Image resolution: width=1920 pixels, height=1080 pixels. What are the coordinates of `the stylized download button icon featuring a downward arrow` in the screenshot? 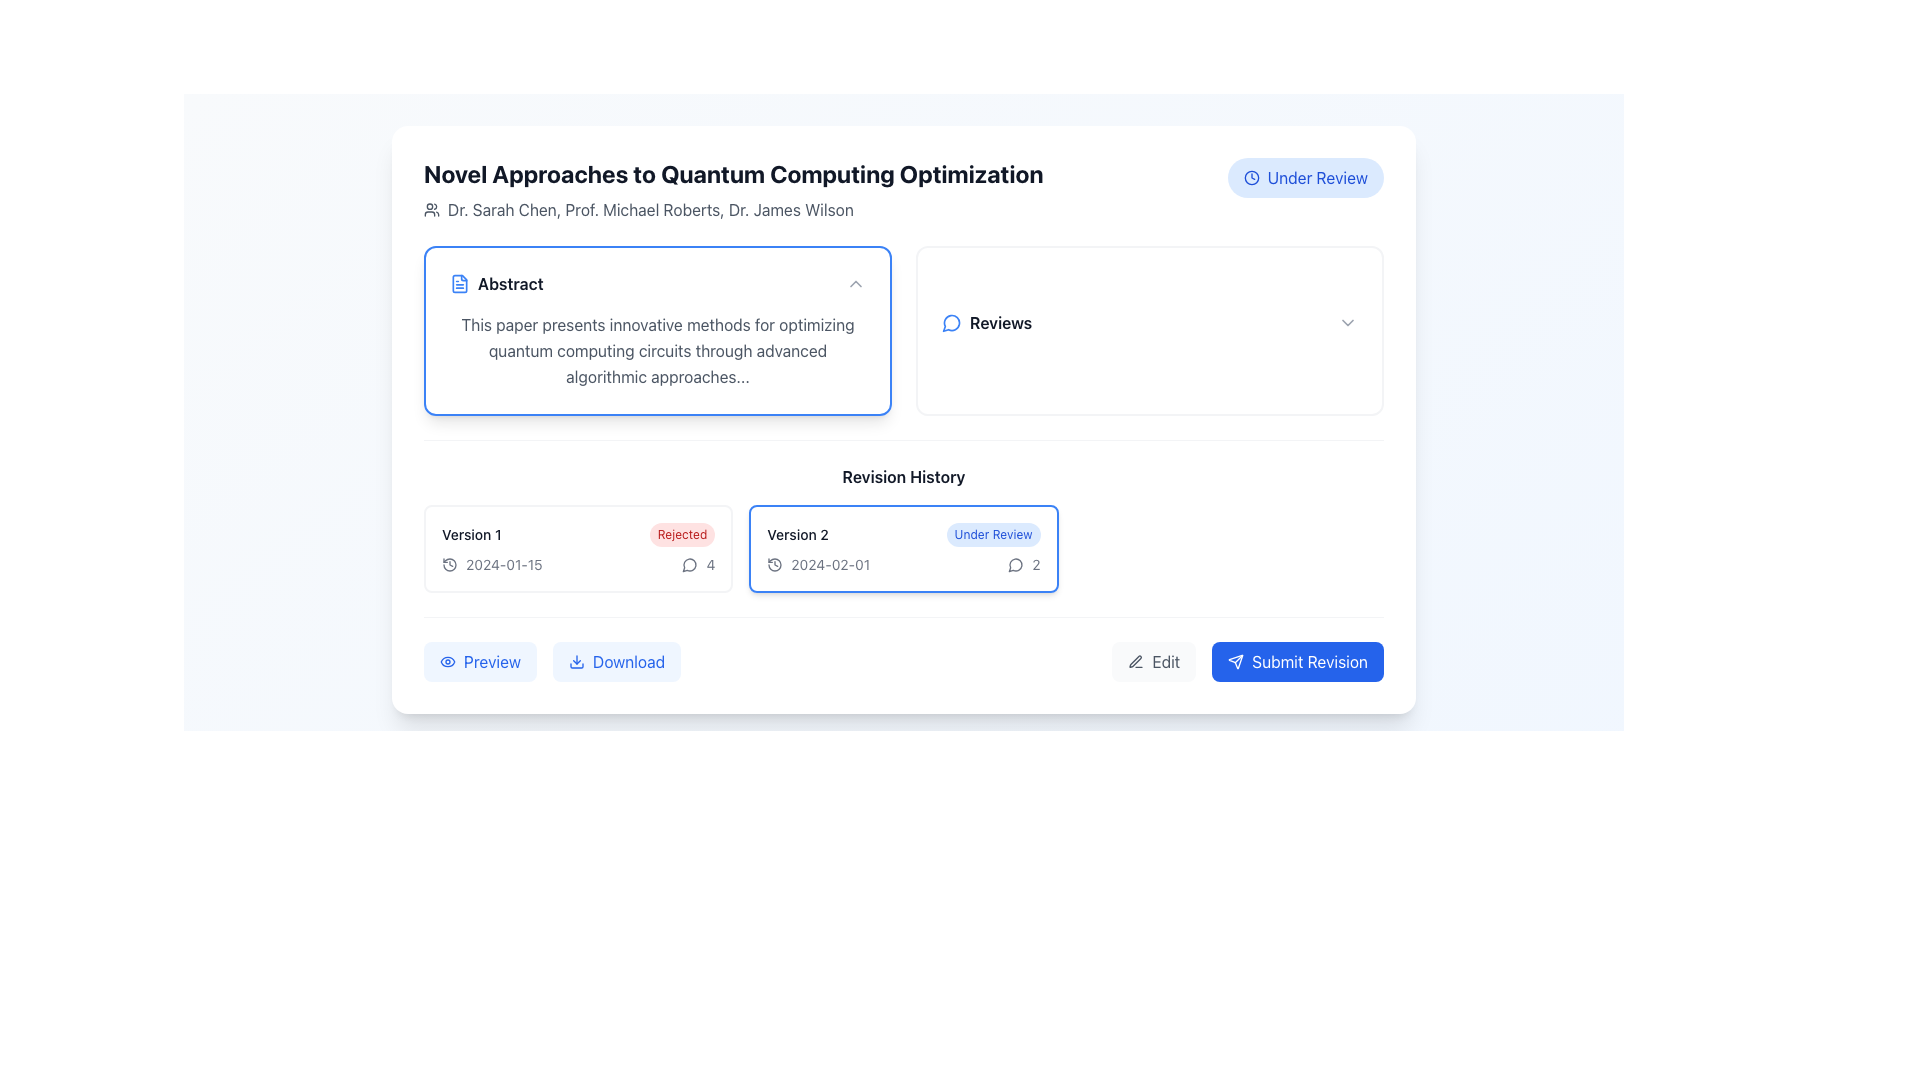 It's located at (575, 662).